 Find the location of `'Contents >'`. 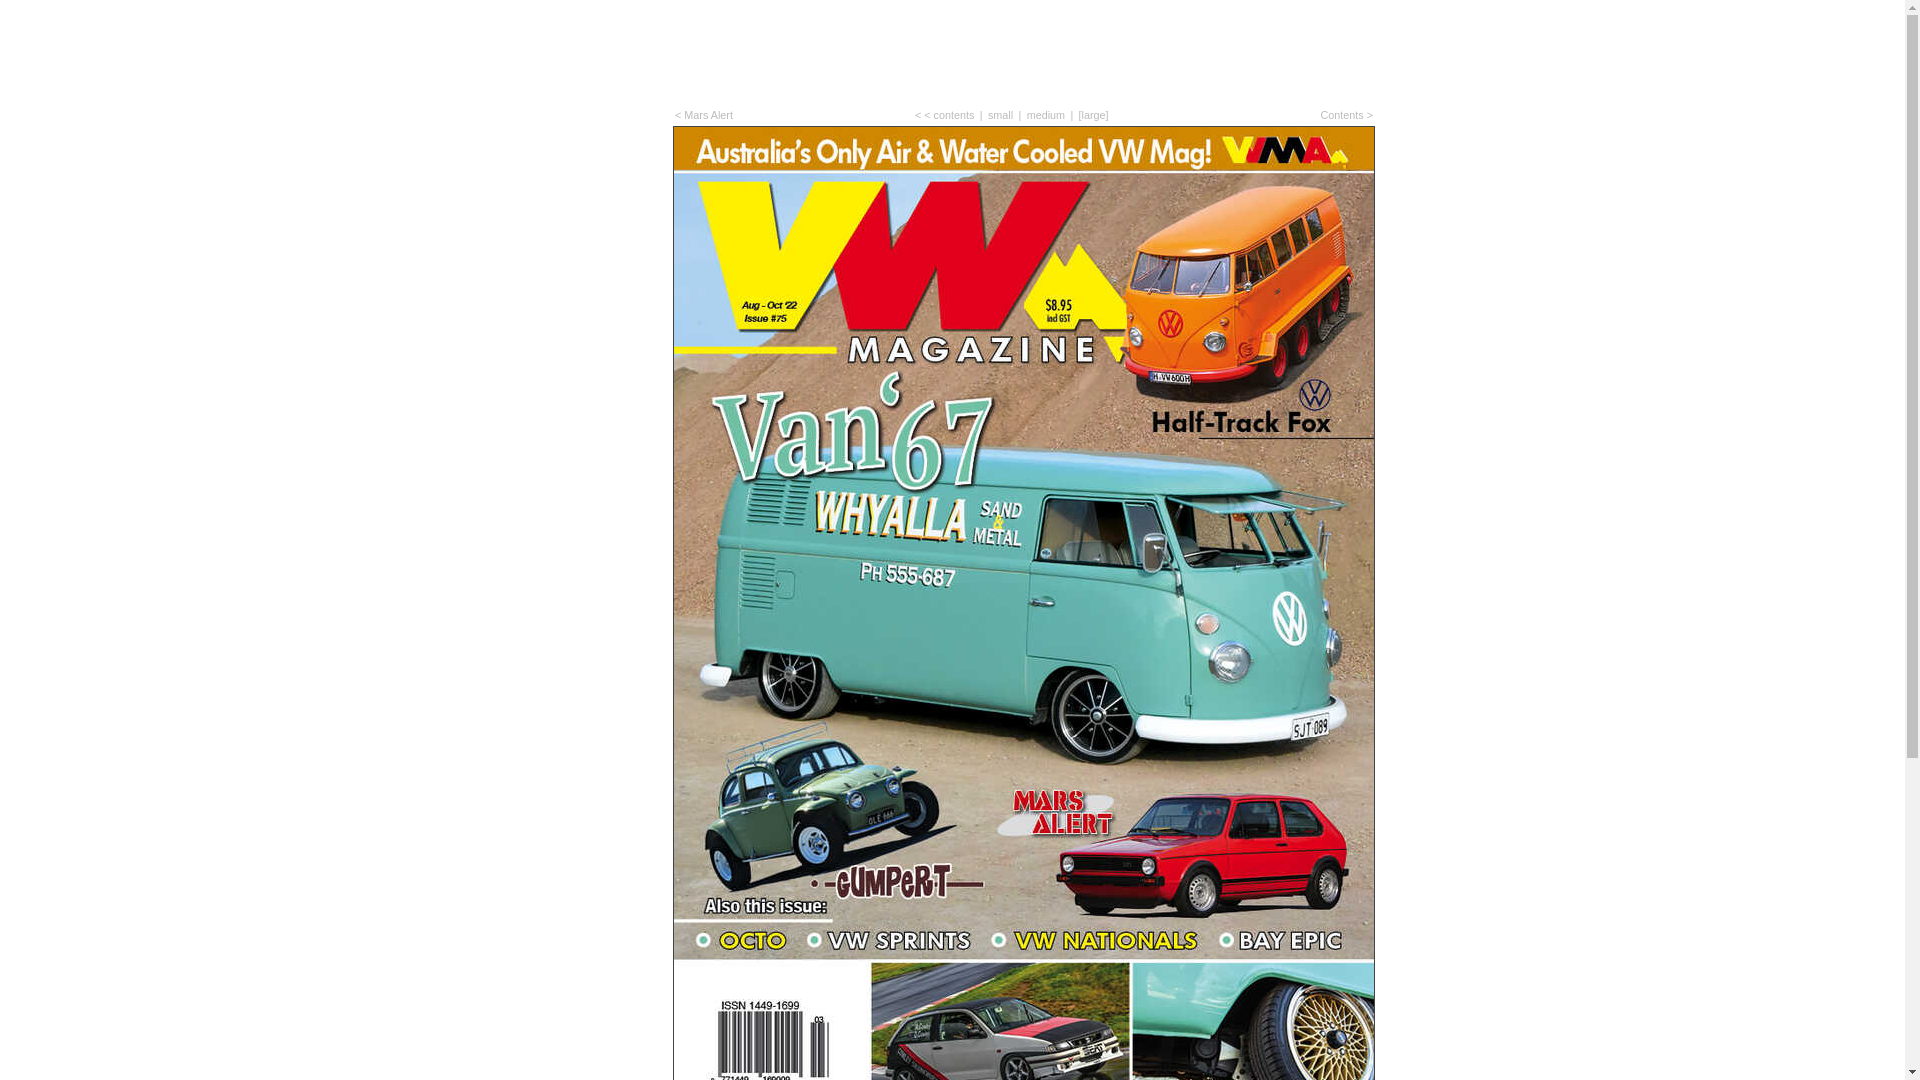

'Contents >' is located at coordinates (1346, 115).